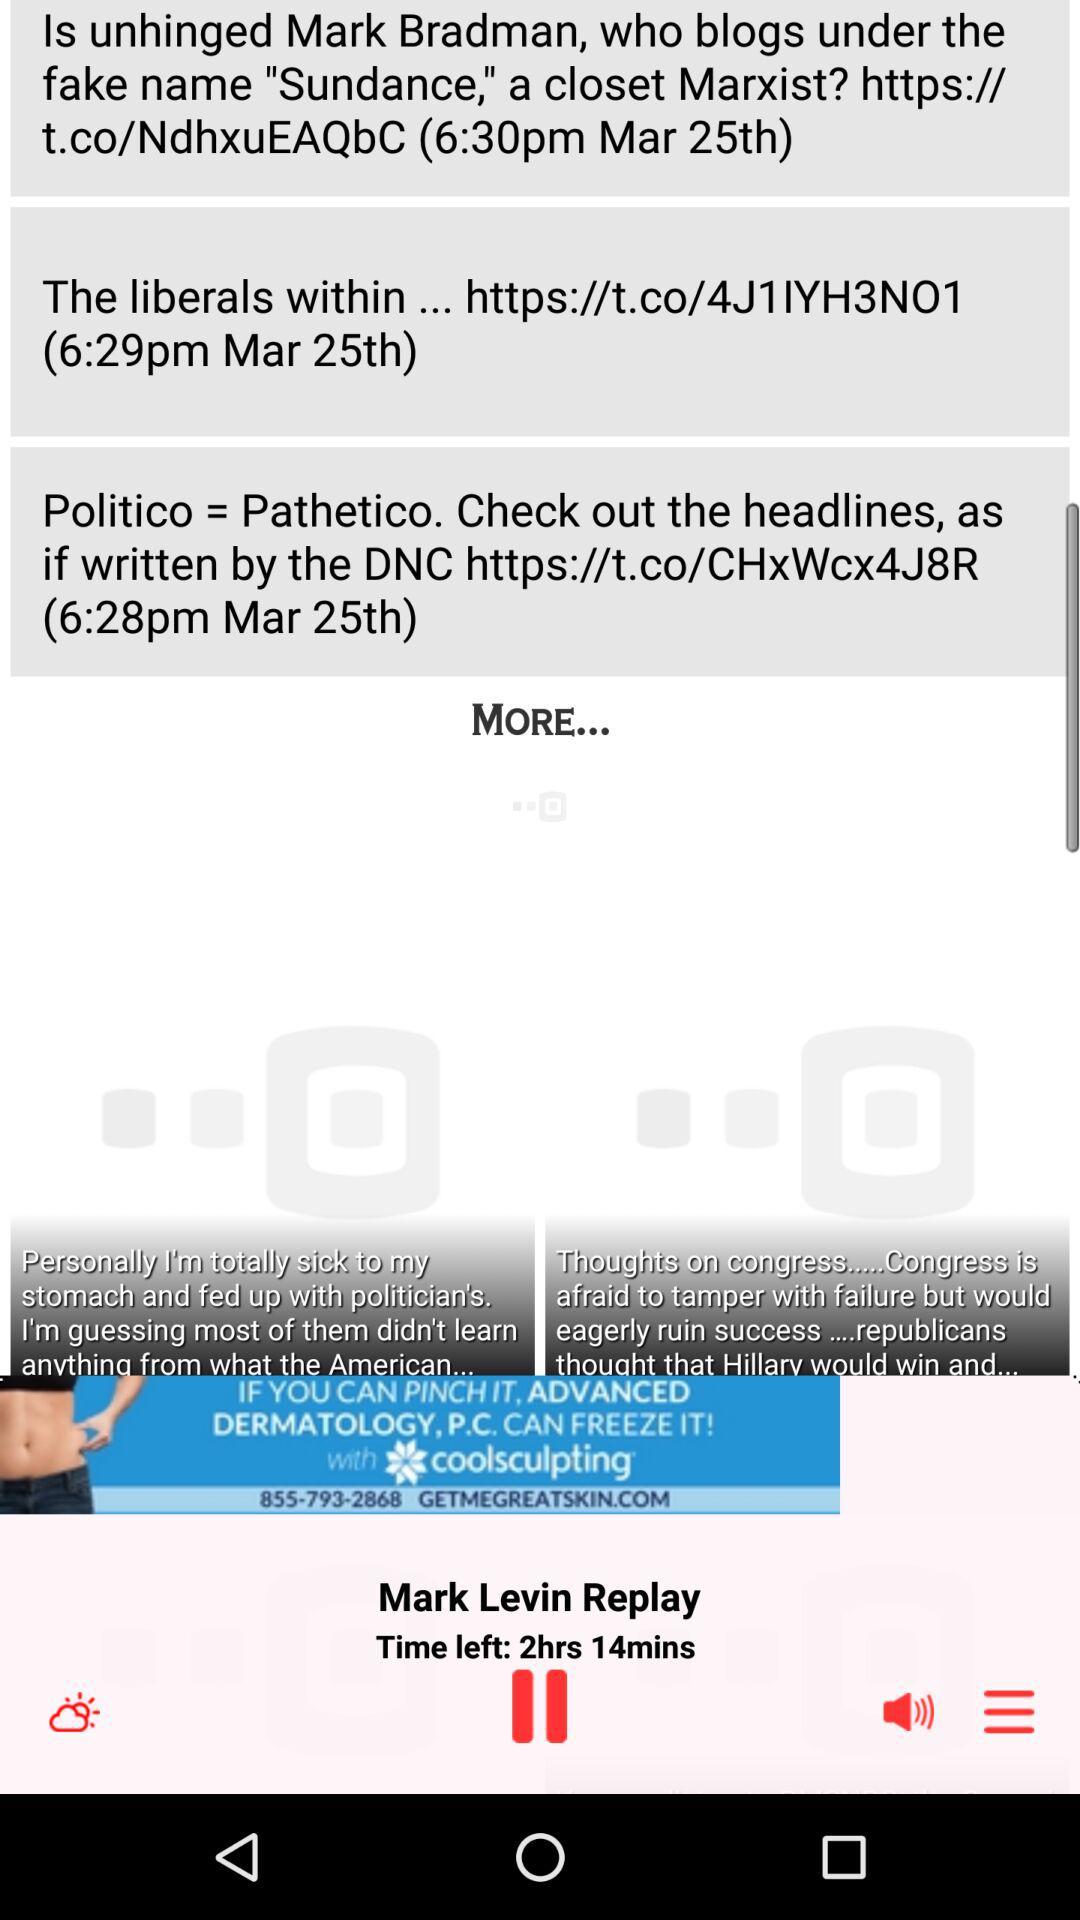 The width and height of the screenshot is (1080, 1920). What do you see at coordinates (73, 1832) in the screenshot?
I see `the weather icon` at bounding box center [73, 1832].